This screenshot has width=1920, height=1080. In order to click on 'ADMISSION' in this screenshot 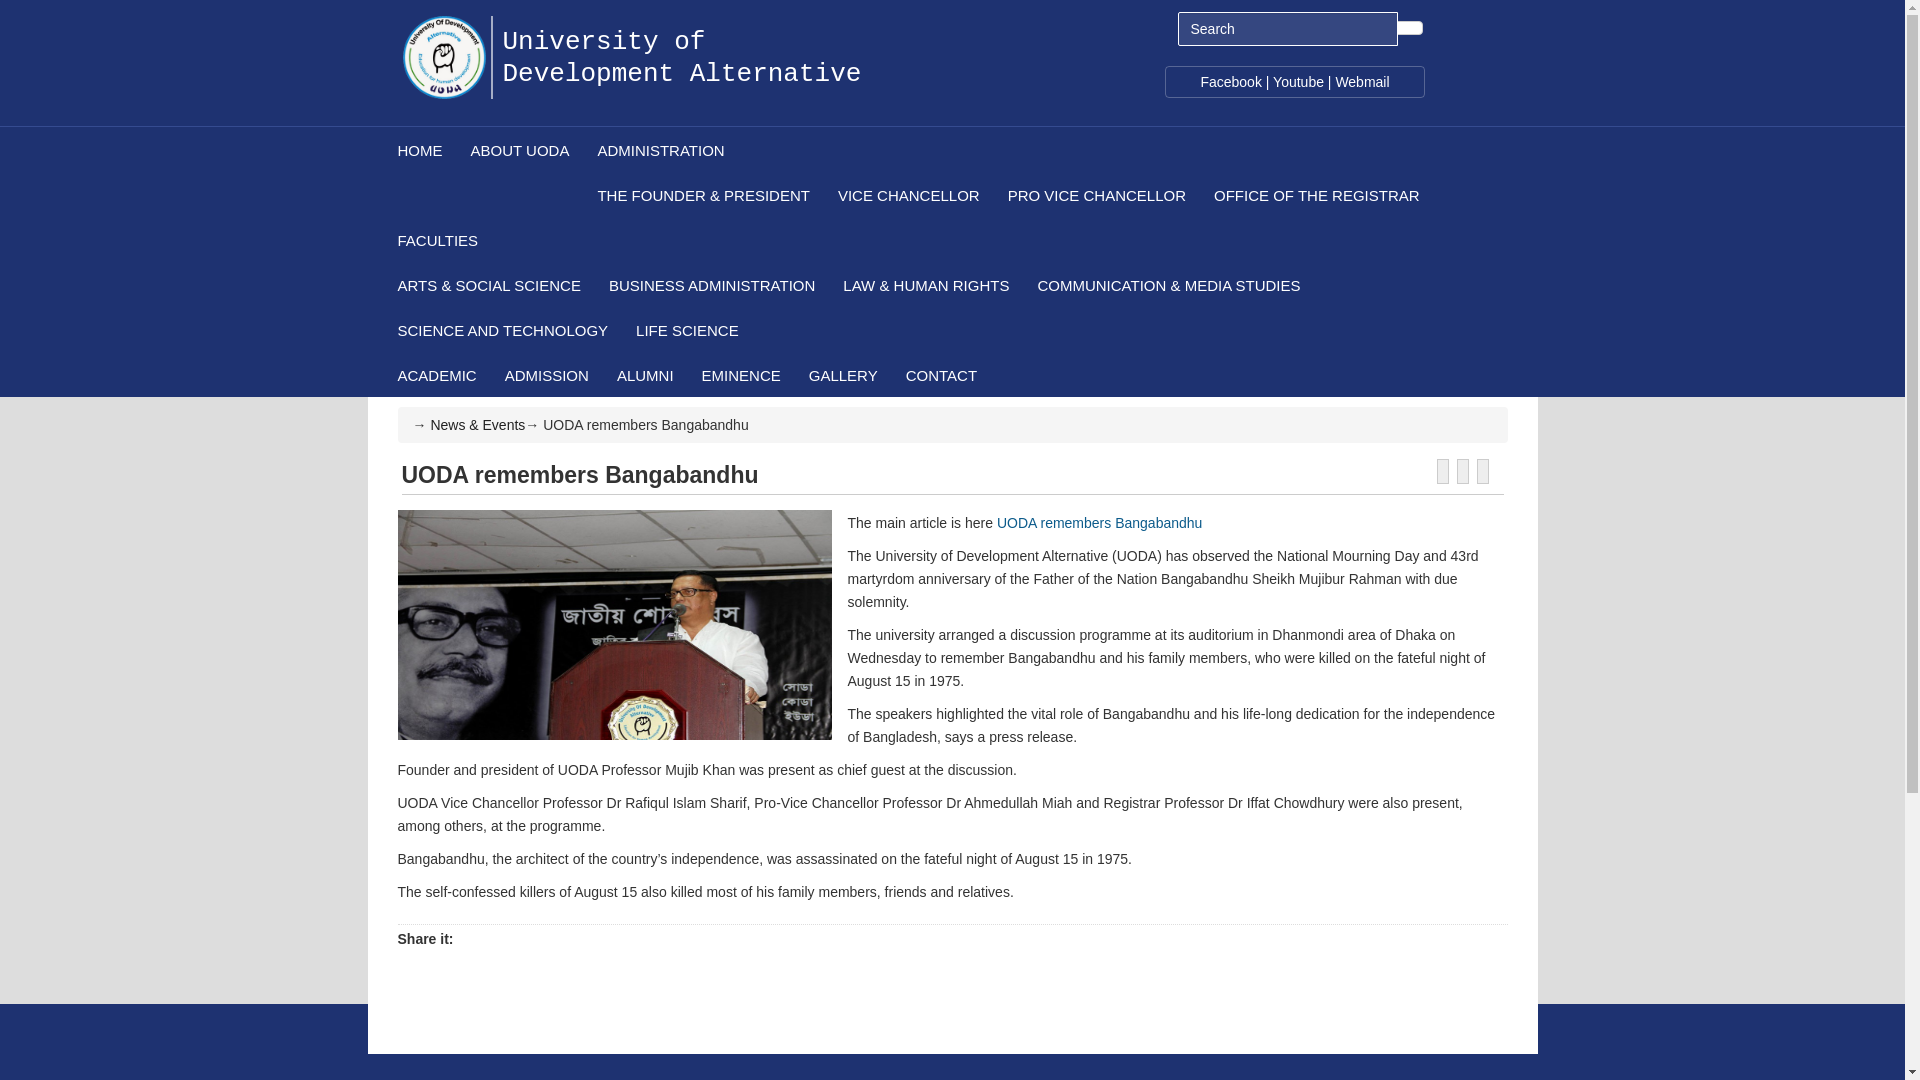, I will do `click(489, 374)`.